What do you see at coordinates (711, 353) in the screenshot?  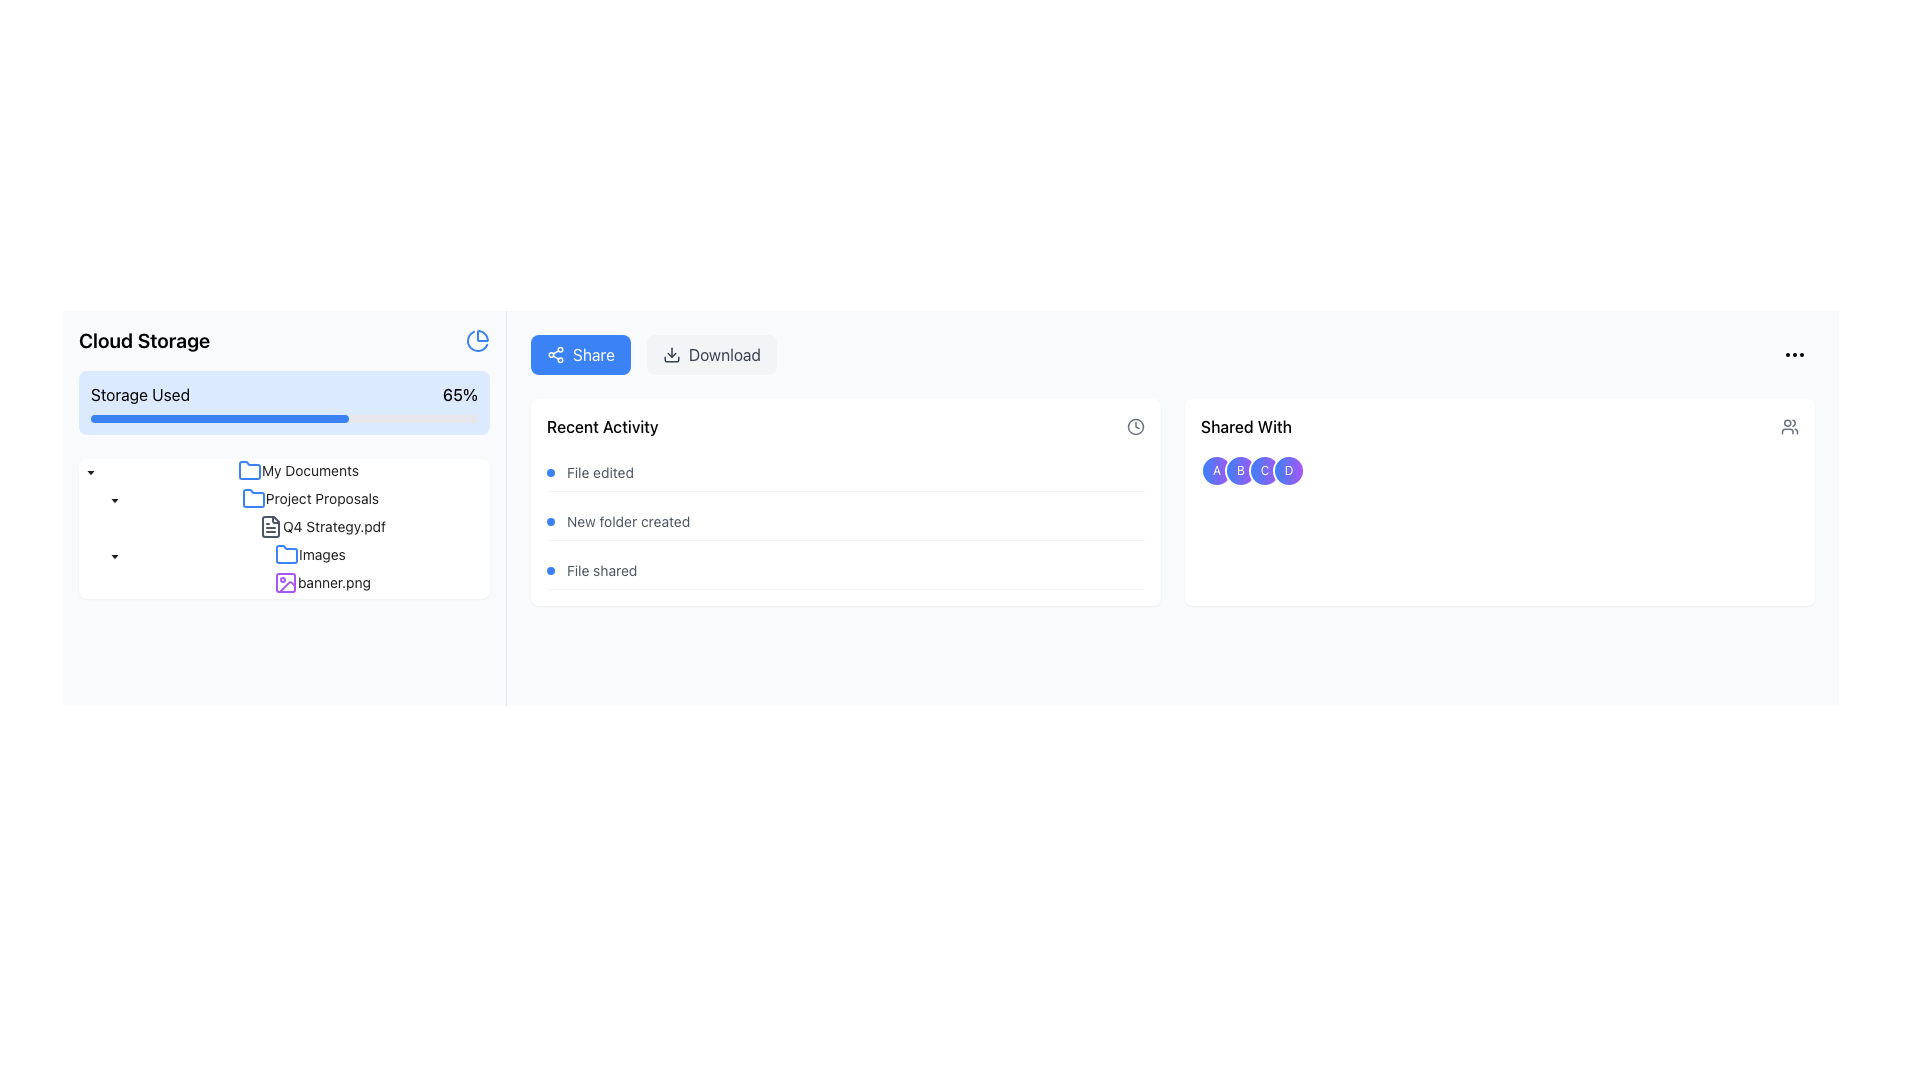 I see `the 'Download' button with a gray background and rounded corners, located to the right of the 'Share' button, to trigger a visual state change` at bounding box center [711, 353].